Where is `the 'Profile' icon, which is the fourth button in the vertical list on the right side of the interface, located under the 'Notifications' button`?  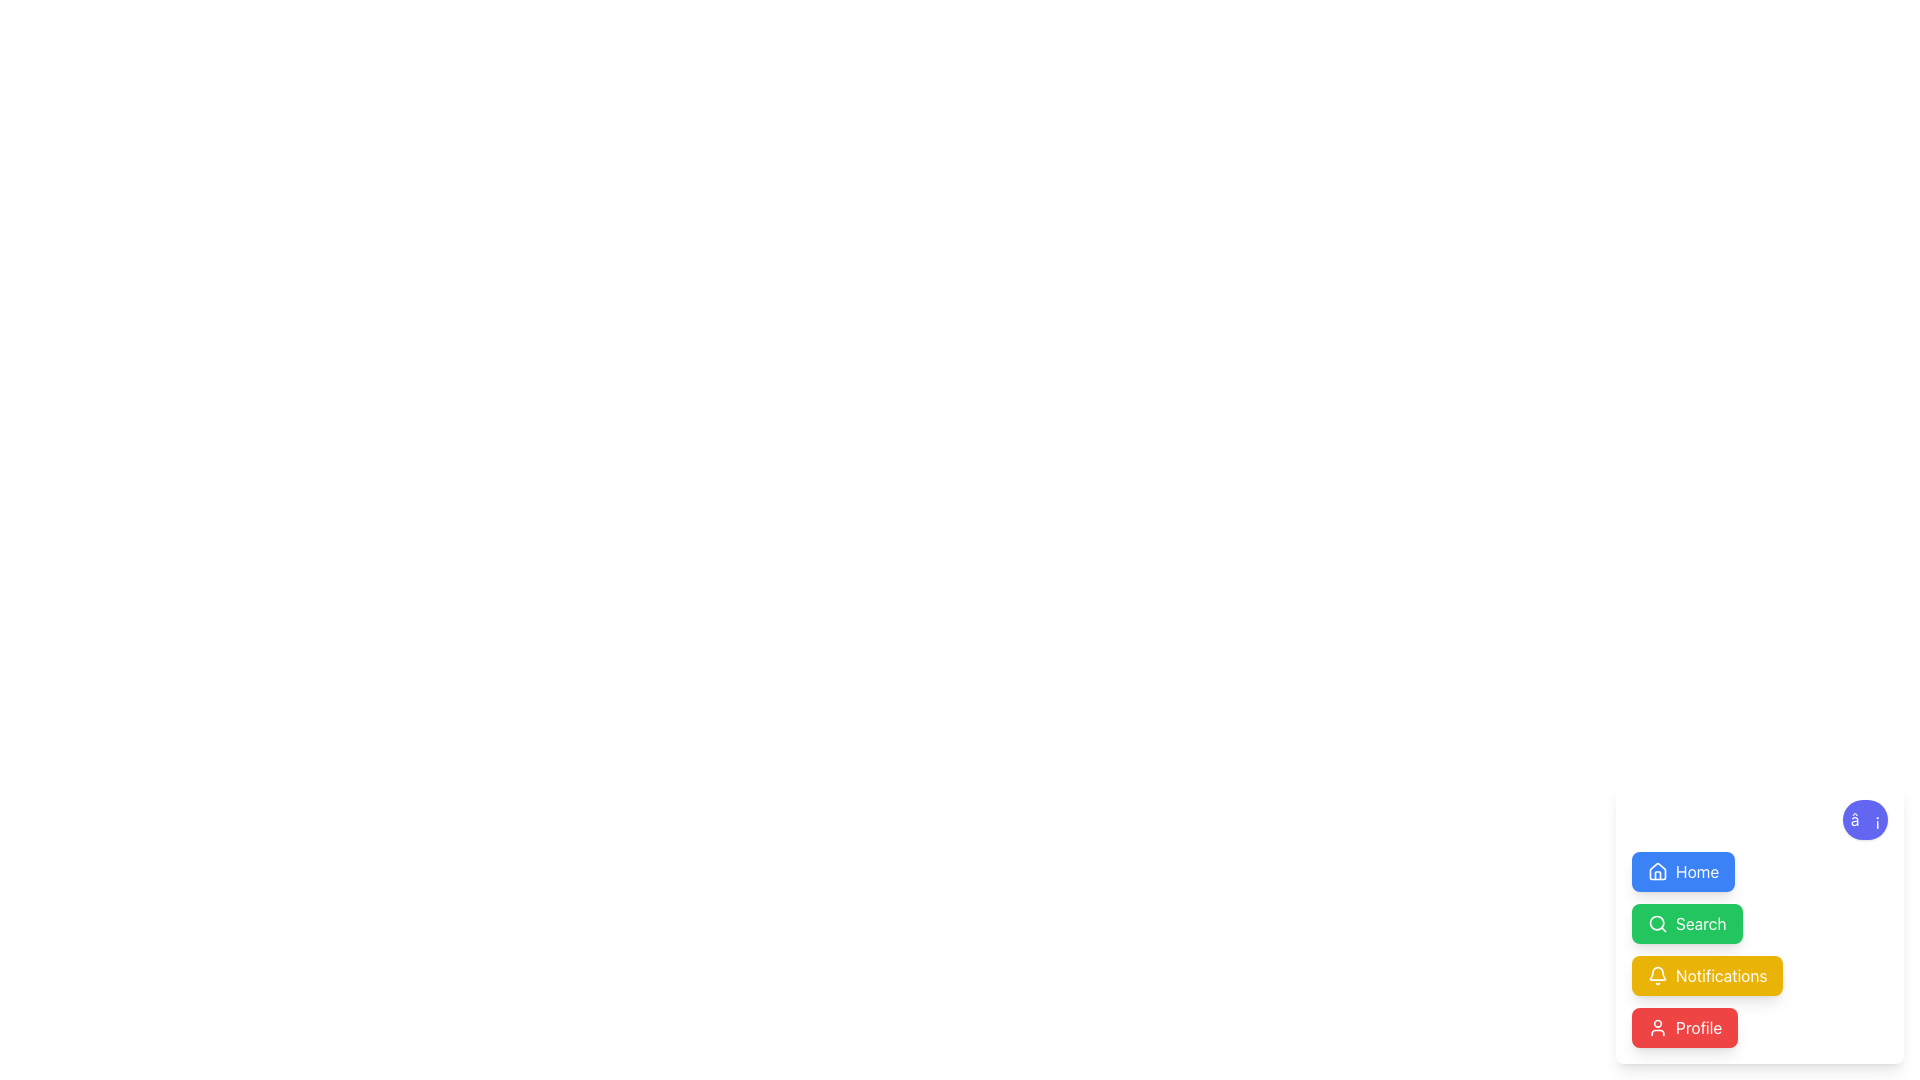
the 'Profile' icon, which is the fourth button in the vertical list on the right side of the interface, located under the 'Notifications' button is located at coordinates (1657, 1028).